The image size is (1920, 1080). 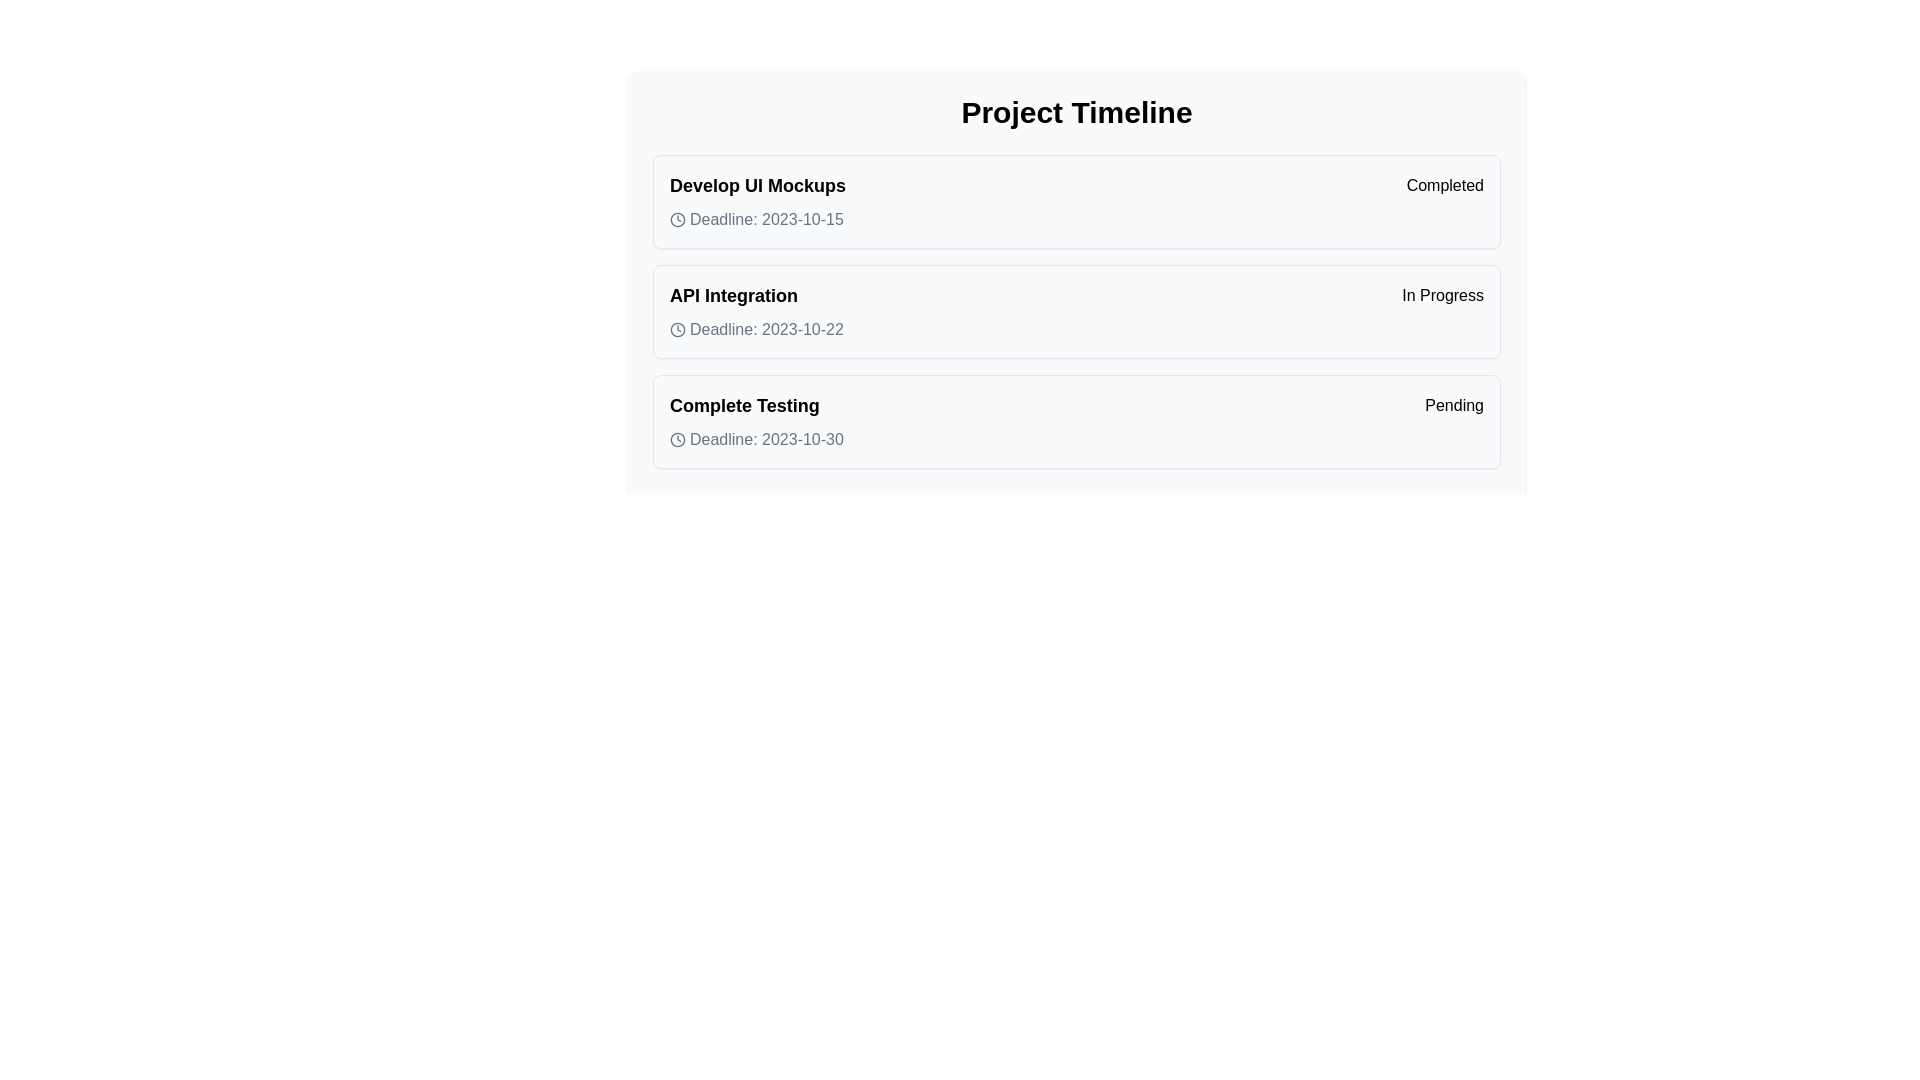 I want to click on the static label displaying the deadline for the task 'Complete Testing', which is aligned horizontally with the status text 'Pending', so click(x=755, y=438).